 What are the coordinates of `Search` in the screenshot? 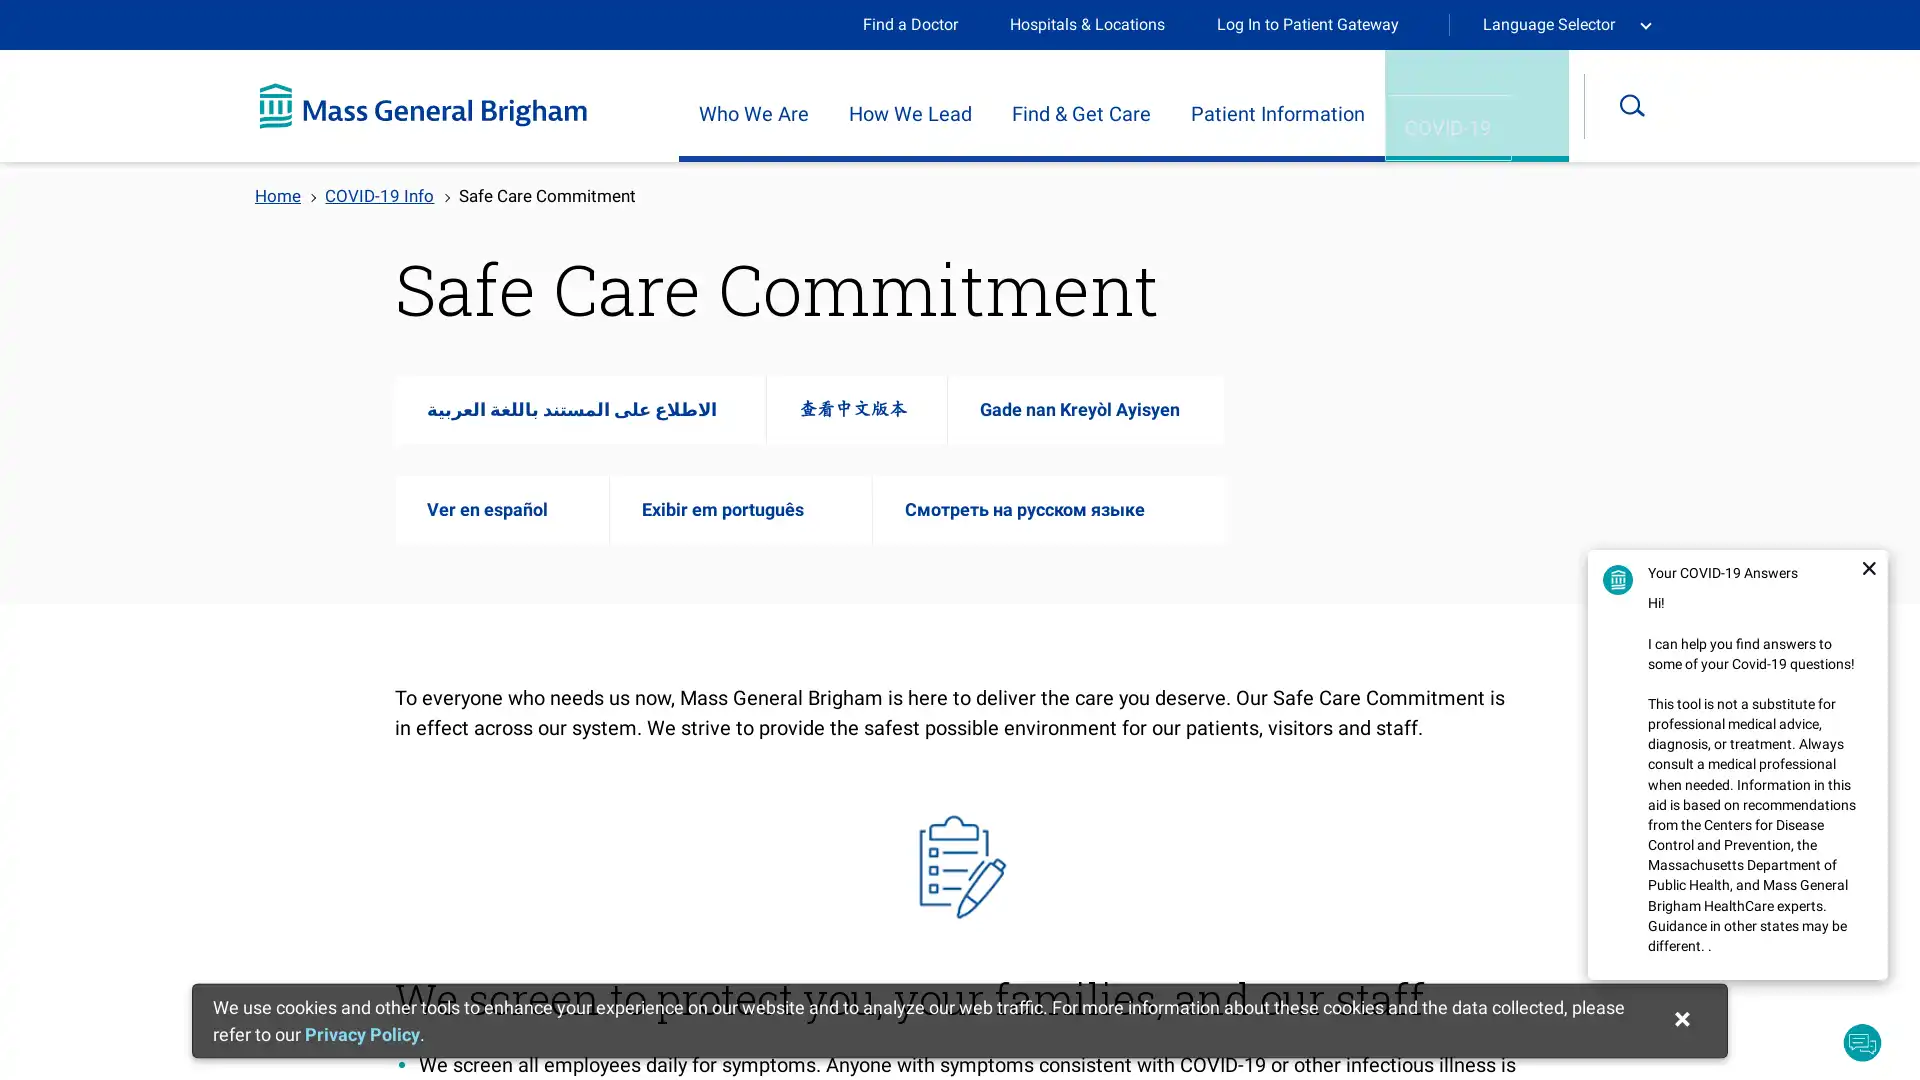 It's located at (1646, 105).